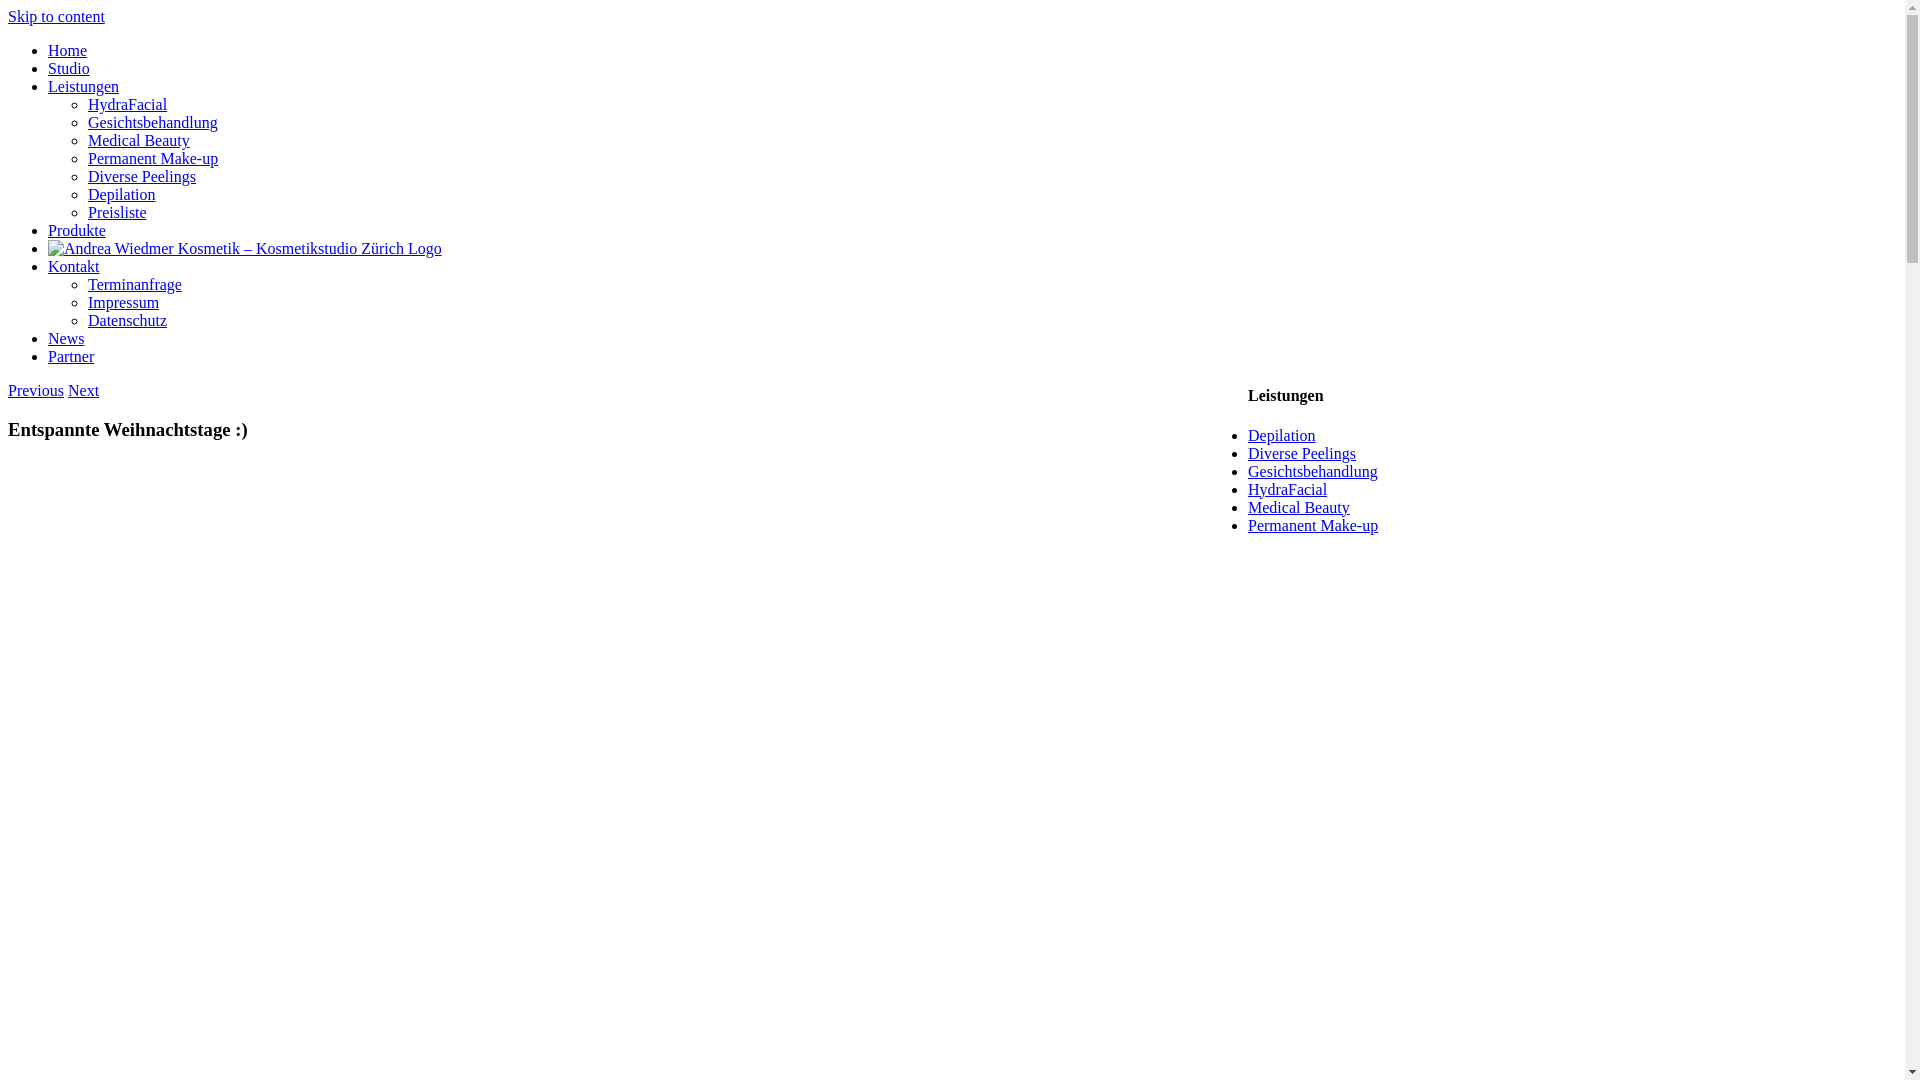 The width and height of the screenshot is (1920, 1080). What do you see at coordinates (68, 67) in the screenshot?
I see `'Studio'` at bounding box center [68, 67].